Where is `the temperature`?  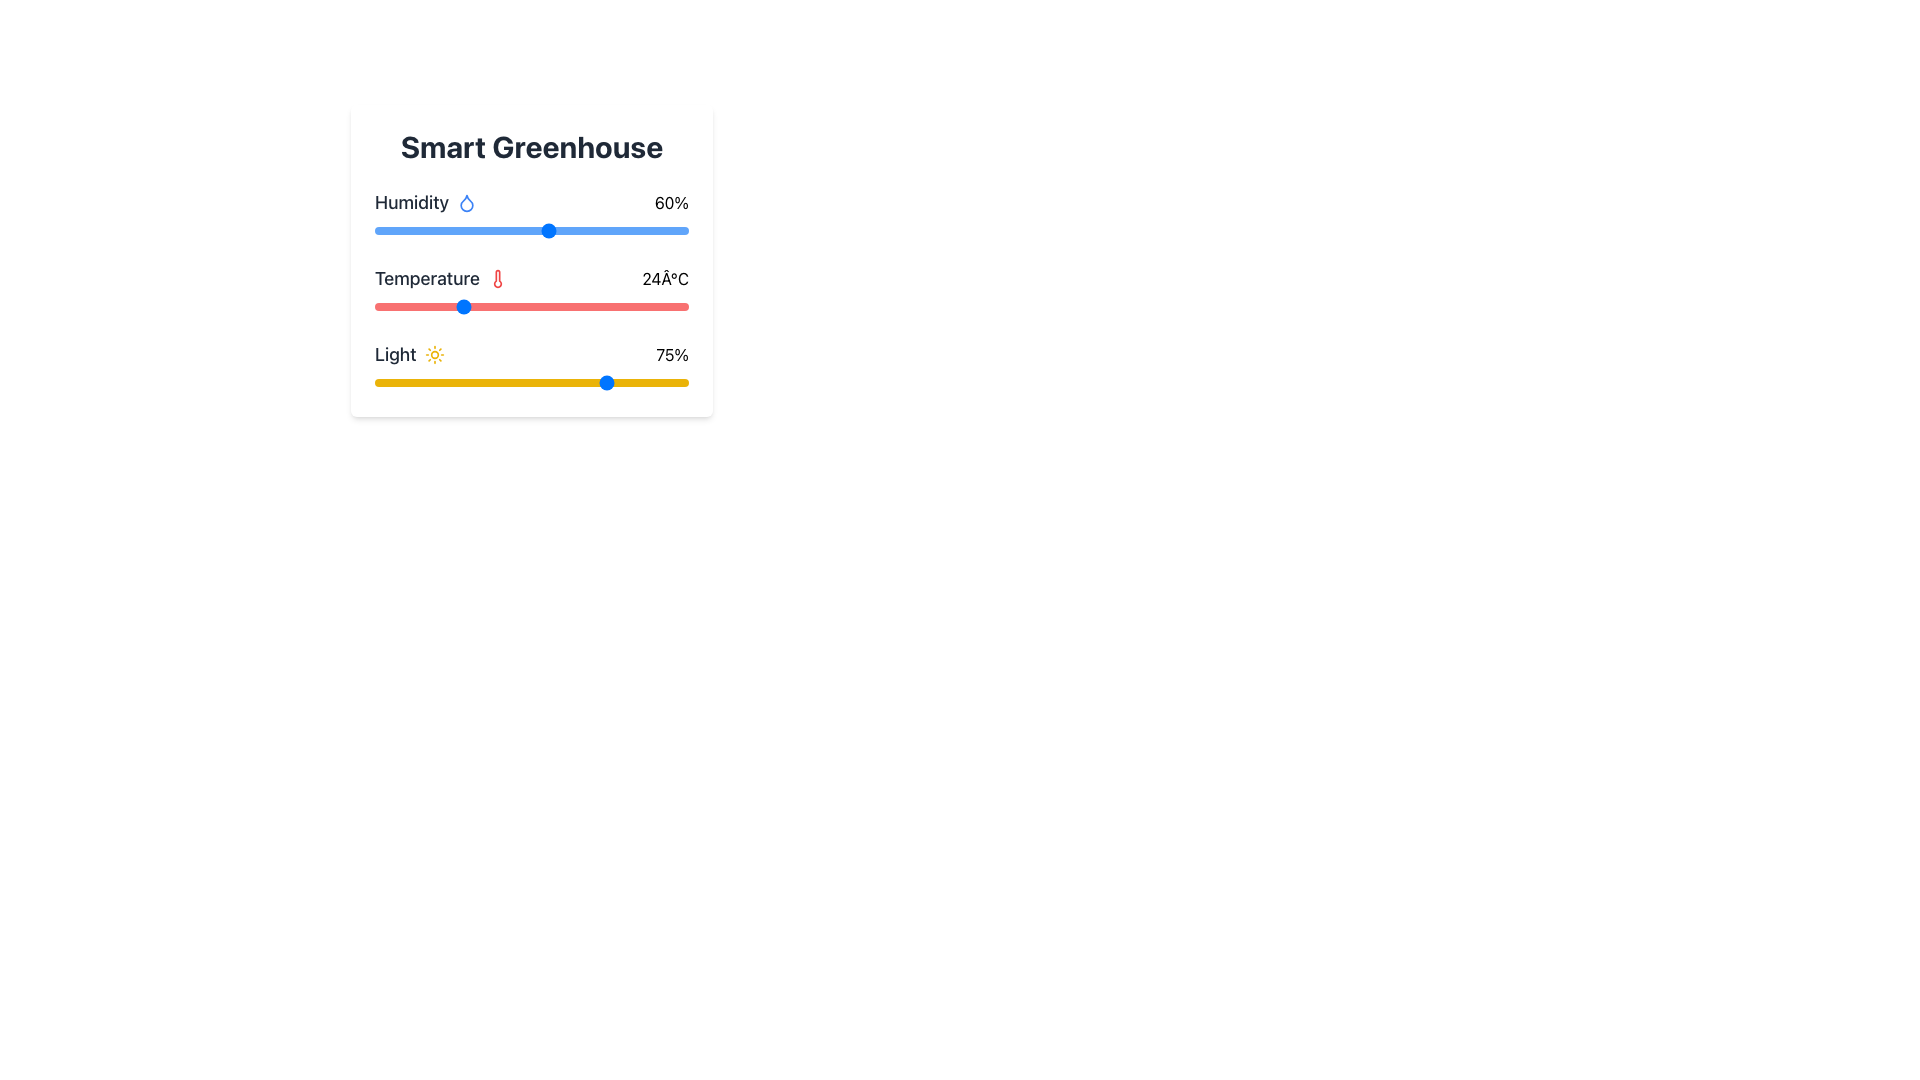 the temperature is located at coordinates (473, 307).